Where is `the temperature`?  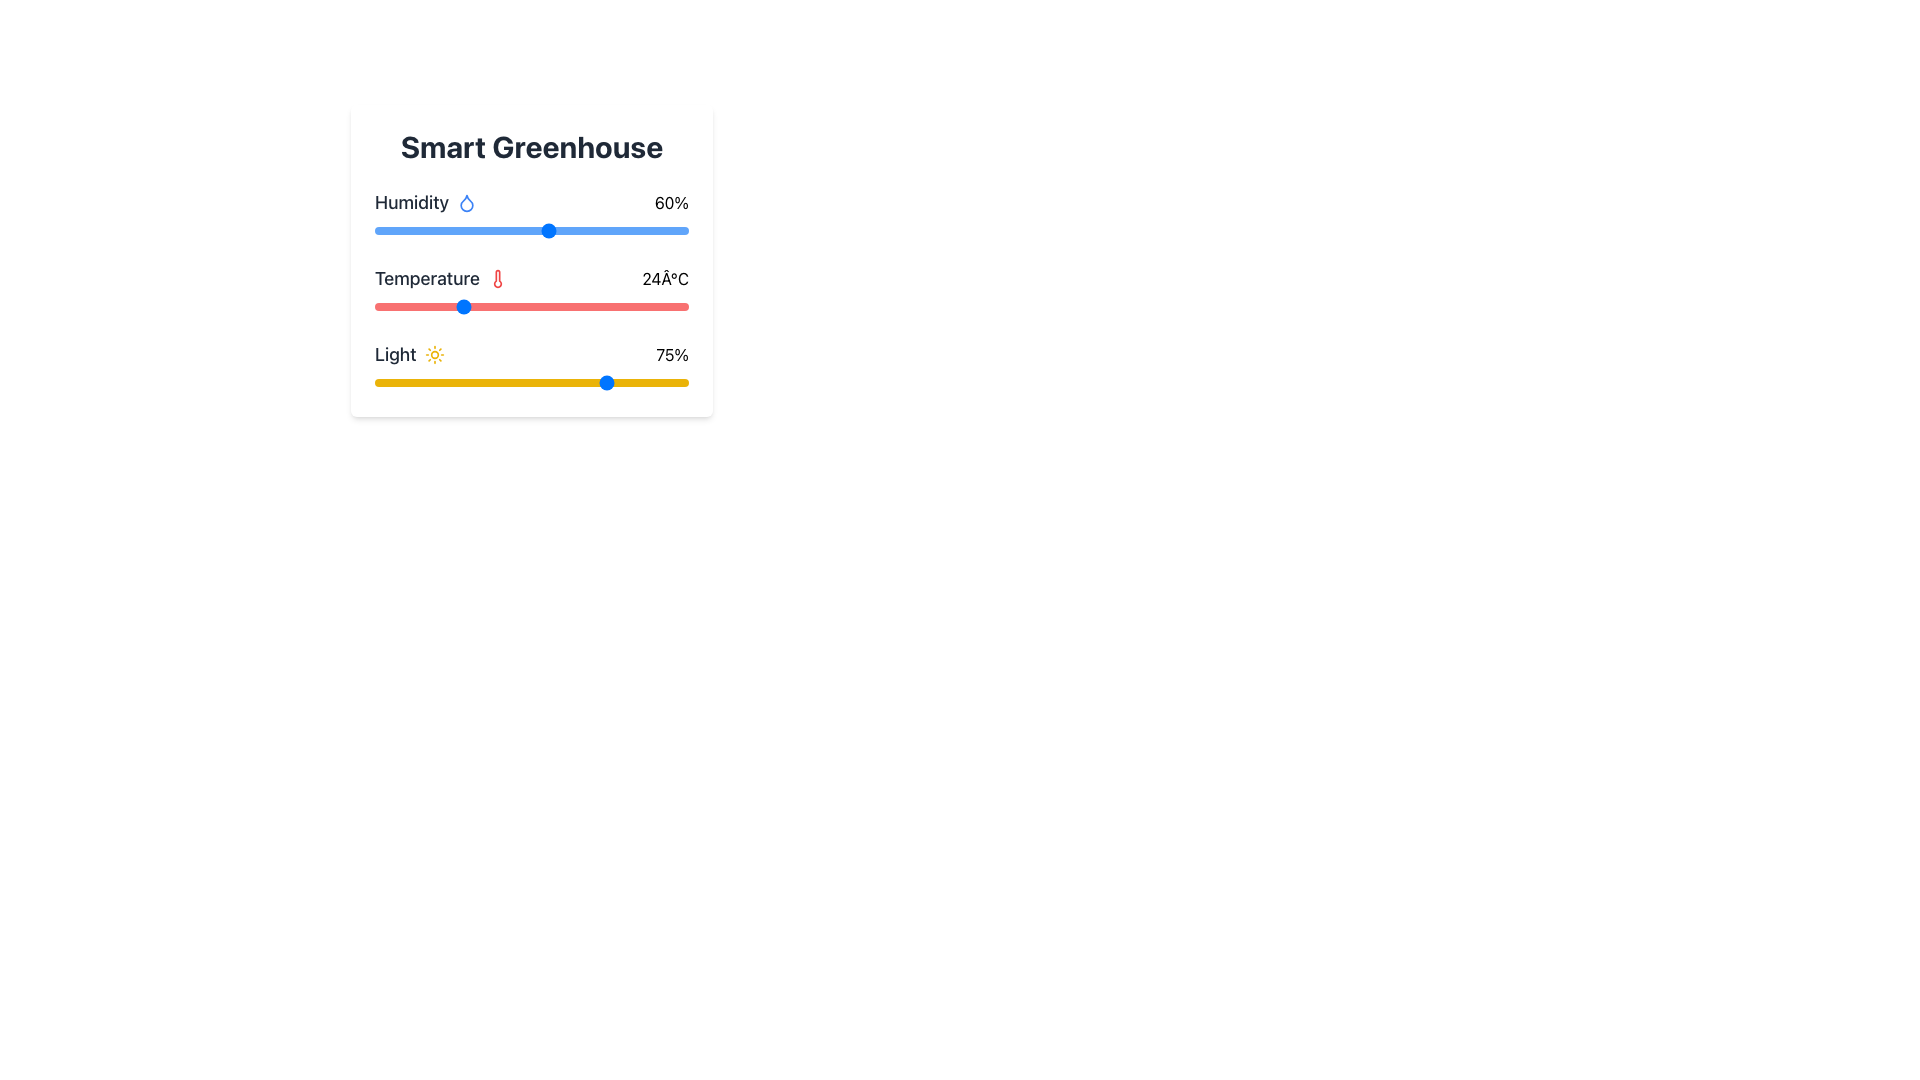 the temperature is located at coordinates (473, 307).